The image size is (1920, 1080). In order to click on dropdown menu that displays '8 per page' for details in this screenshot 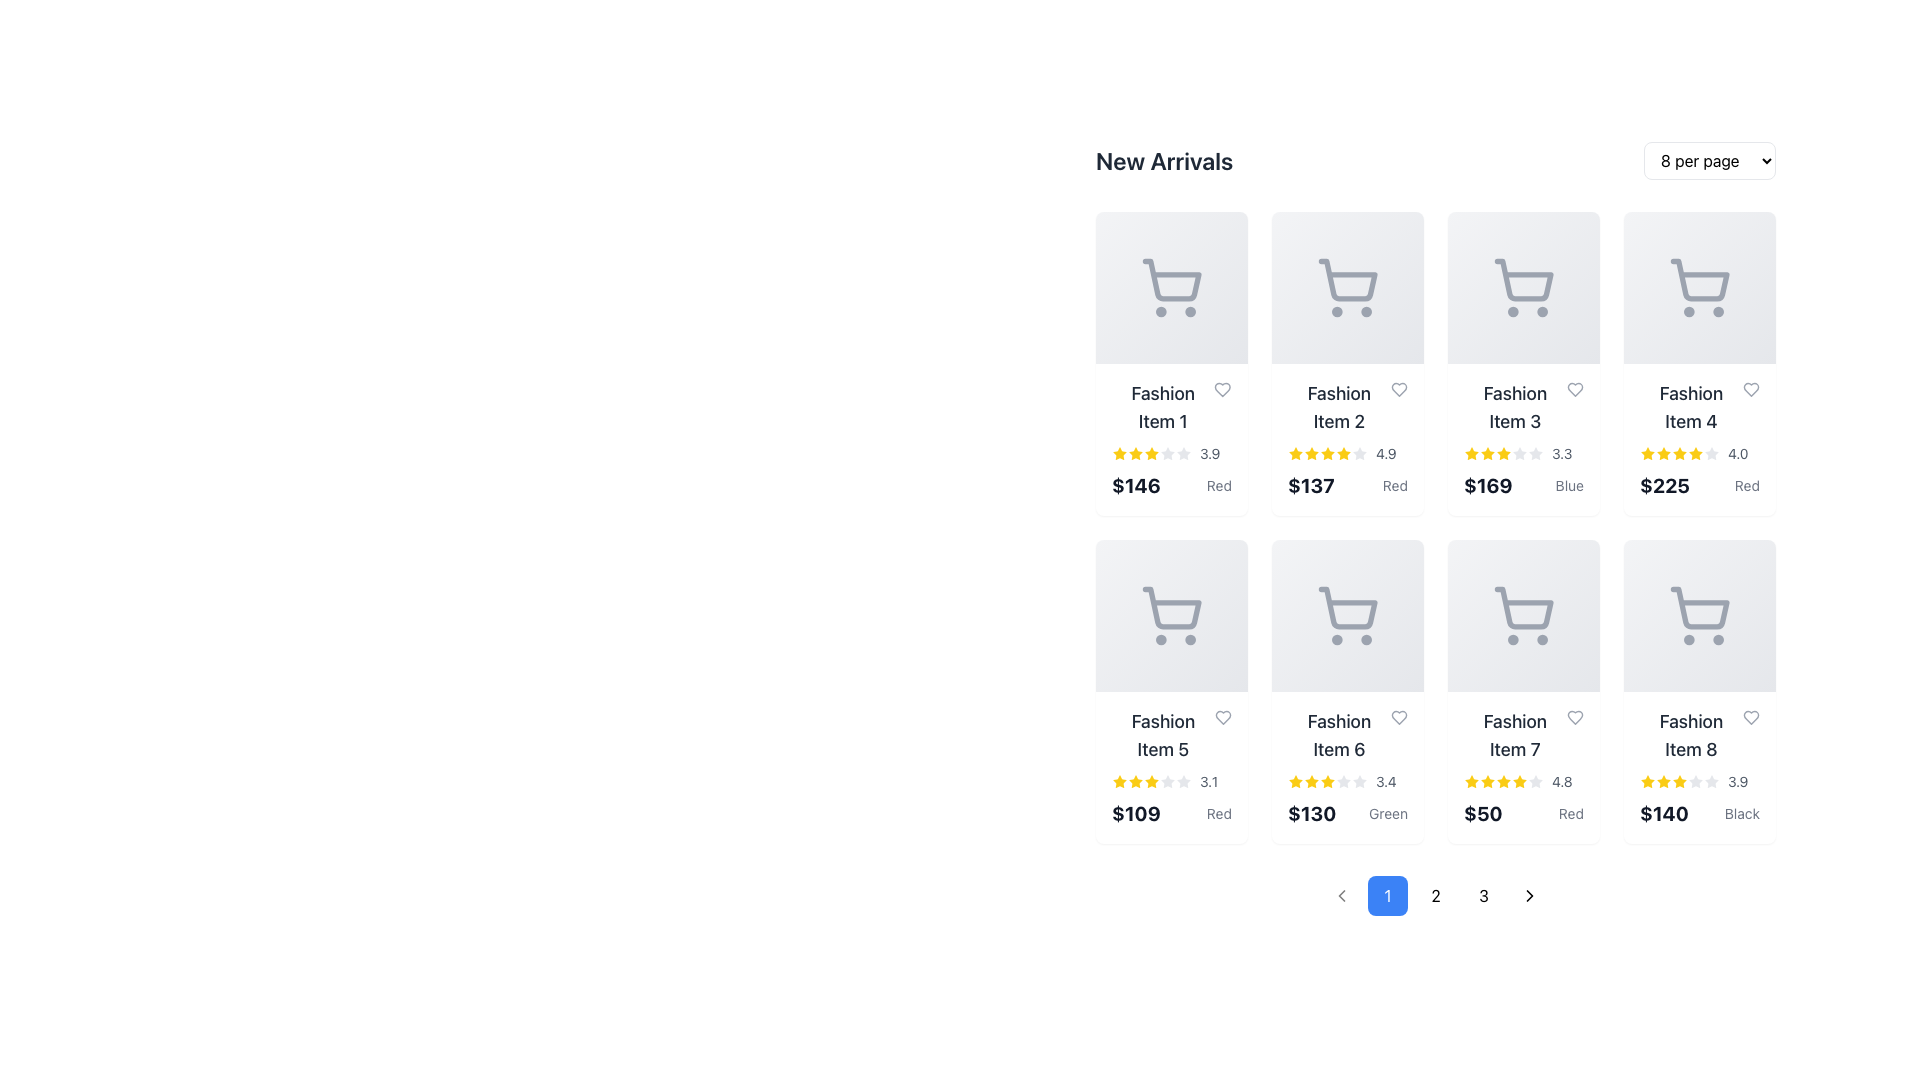, I will do `click(1708, 160)`.